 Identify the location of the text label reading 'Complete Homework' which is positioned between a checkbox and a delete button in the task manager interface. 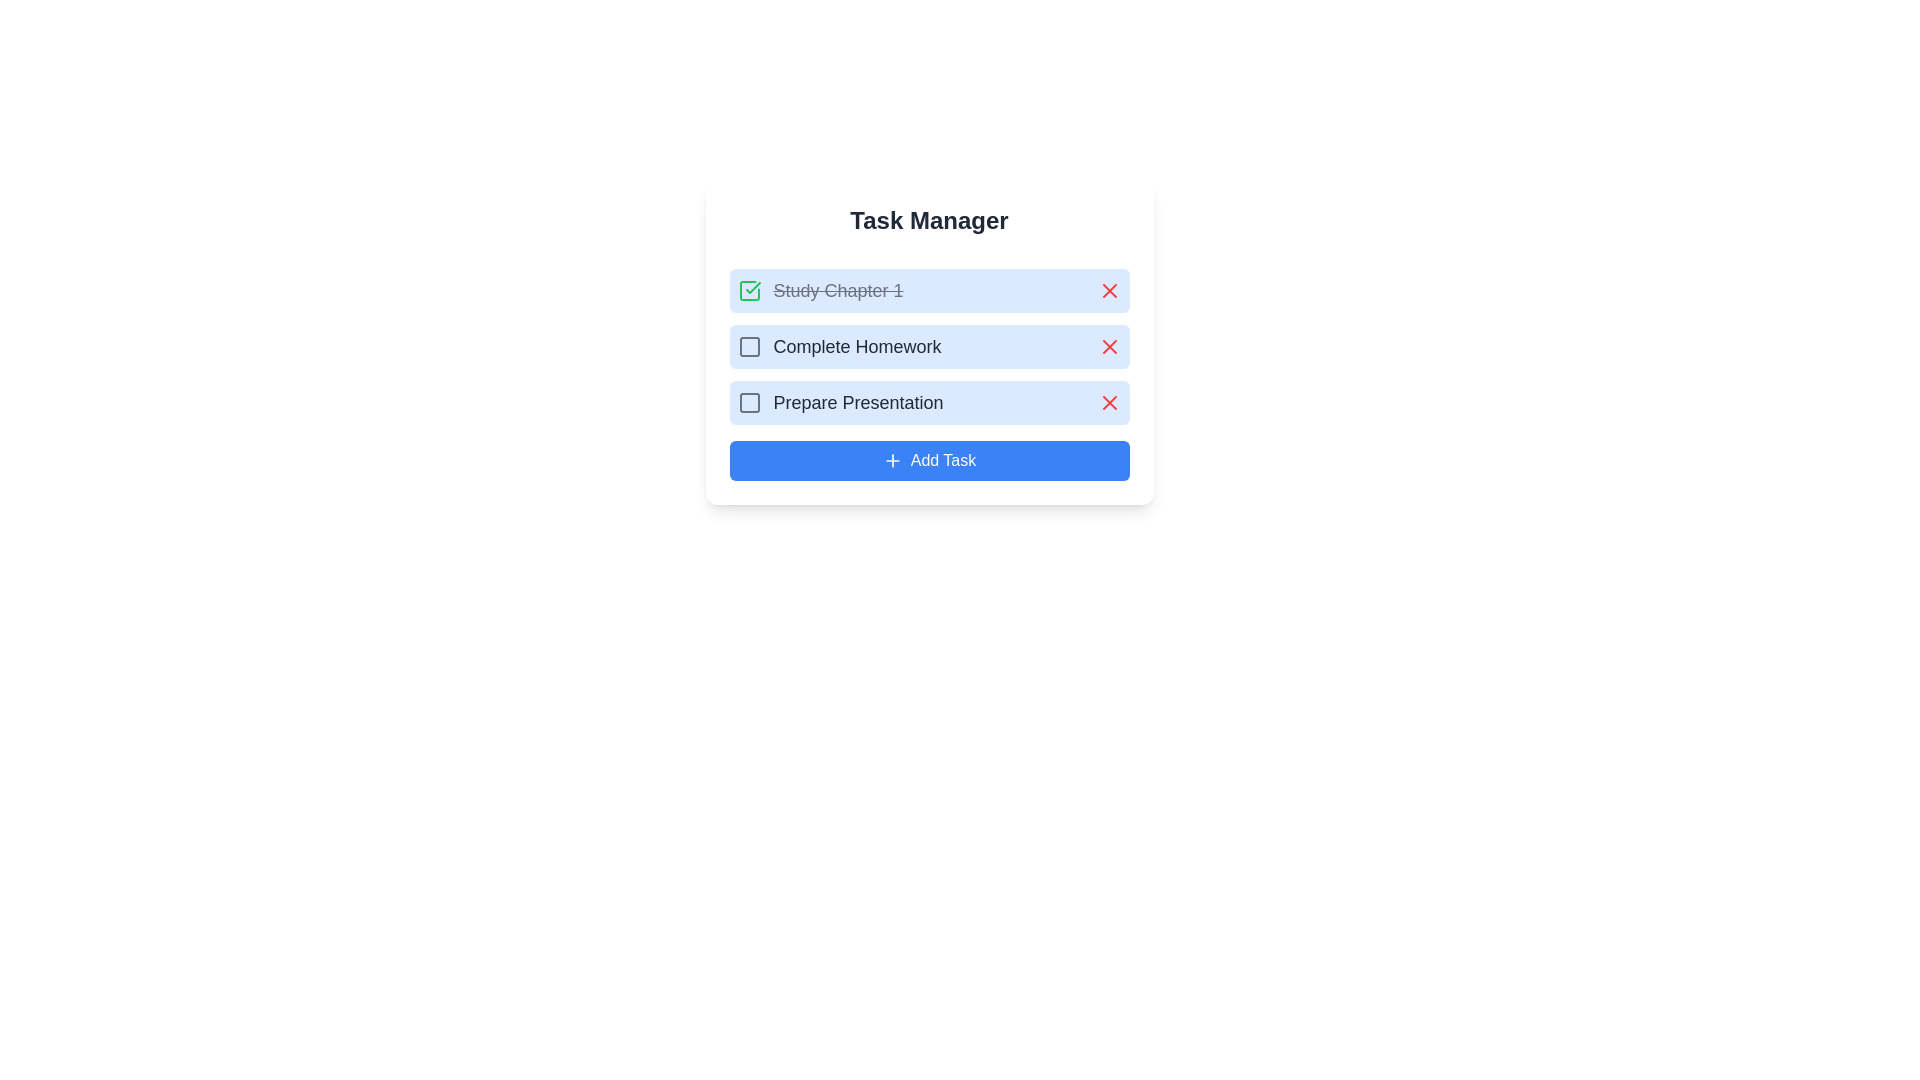
(857, 346).